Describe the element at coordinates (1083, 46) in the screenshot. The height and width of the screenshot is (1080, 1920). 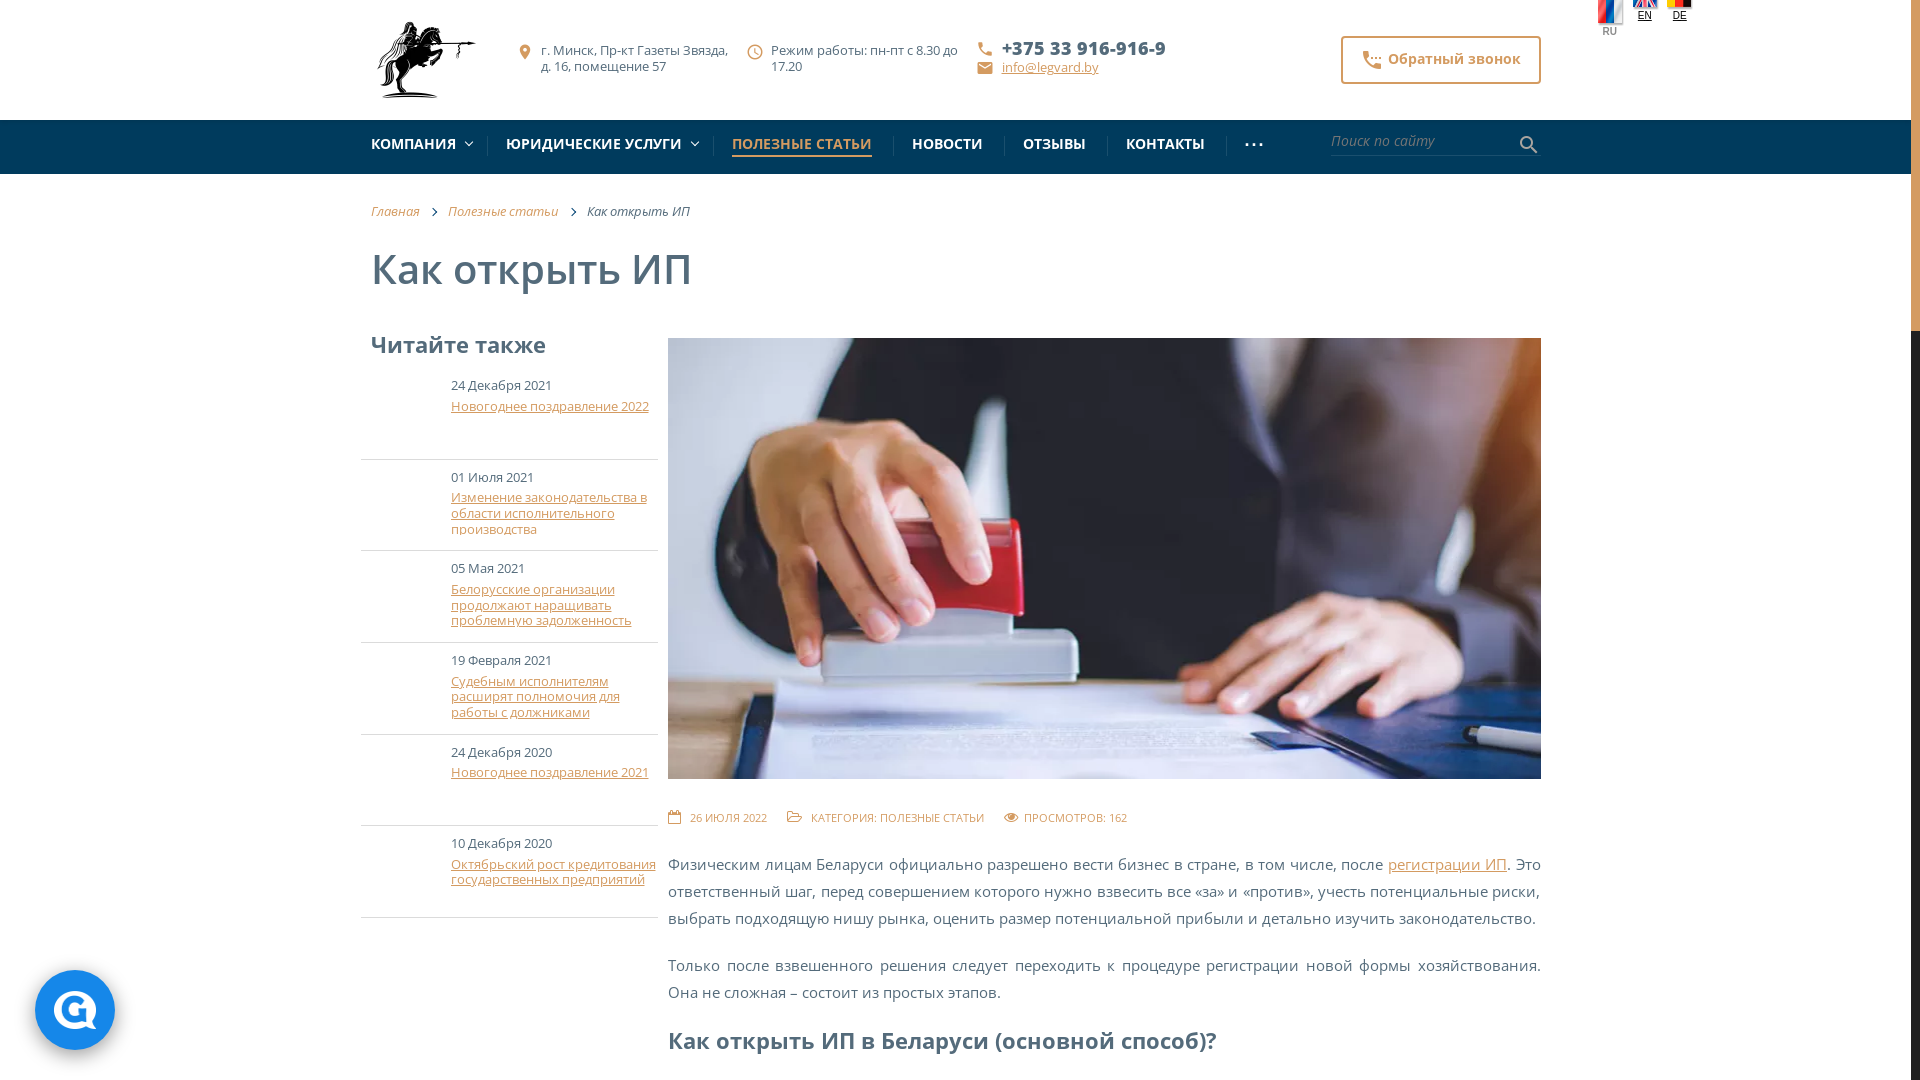
I see `'+375 33 916-916-9'` at that location.